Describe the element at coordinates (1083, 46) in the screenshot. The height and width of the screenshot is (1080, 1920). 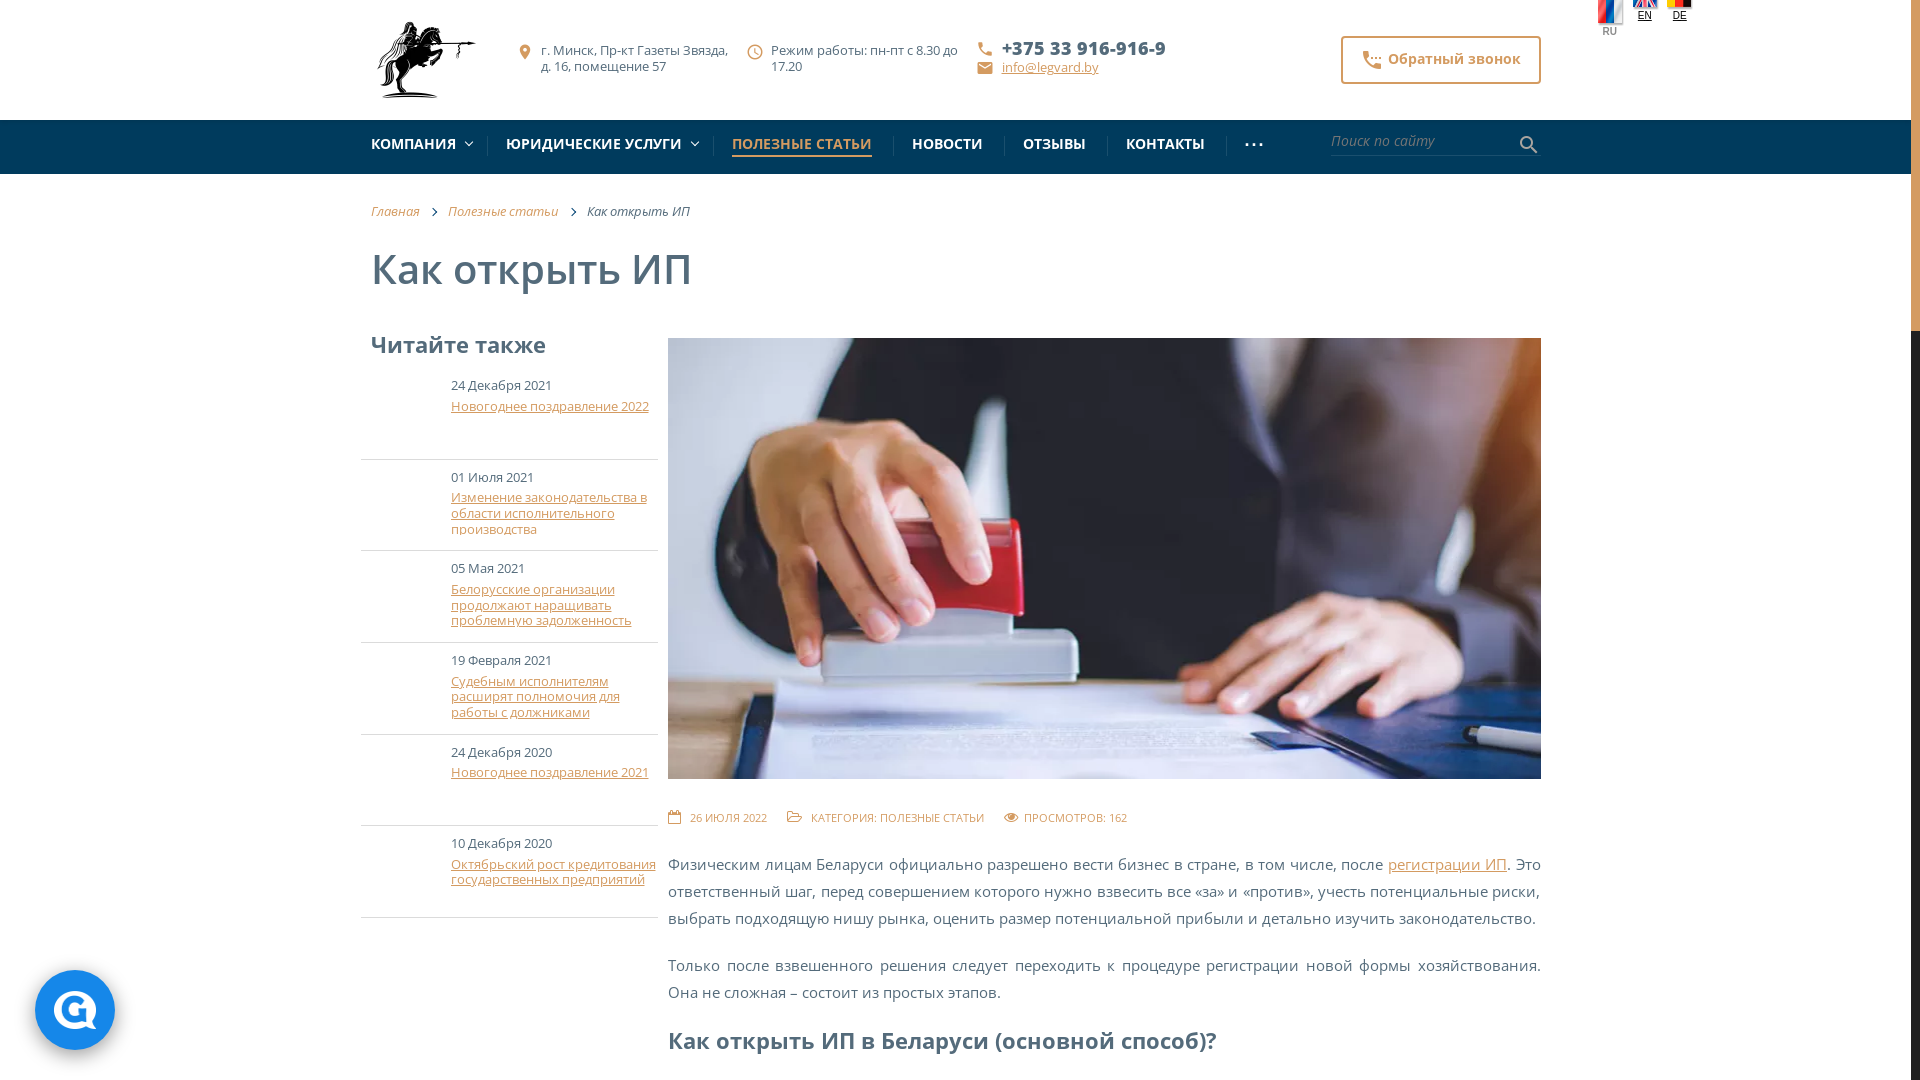
I see `'+375 33 916-916-9'` at that location.